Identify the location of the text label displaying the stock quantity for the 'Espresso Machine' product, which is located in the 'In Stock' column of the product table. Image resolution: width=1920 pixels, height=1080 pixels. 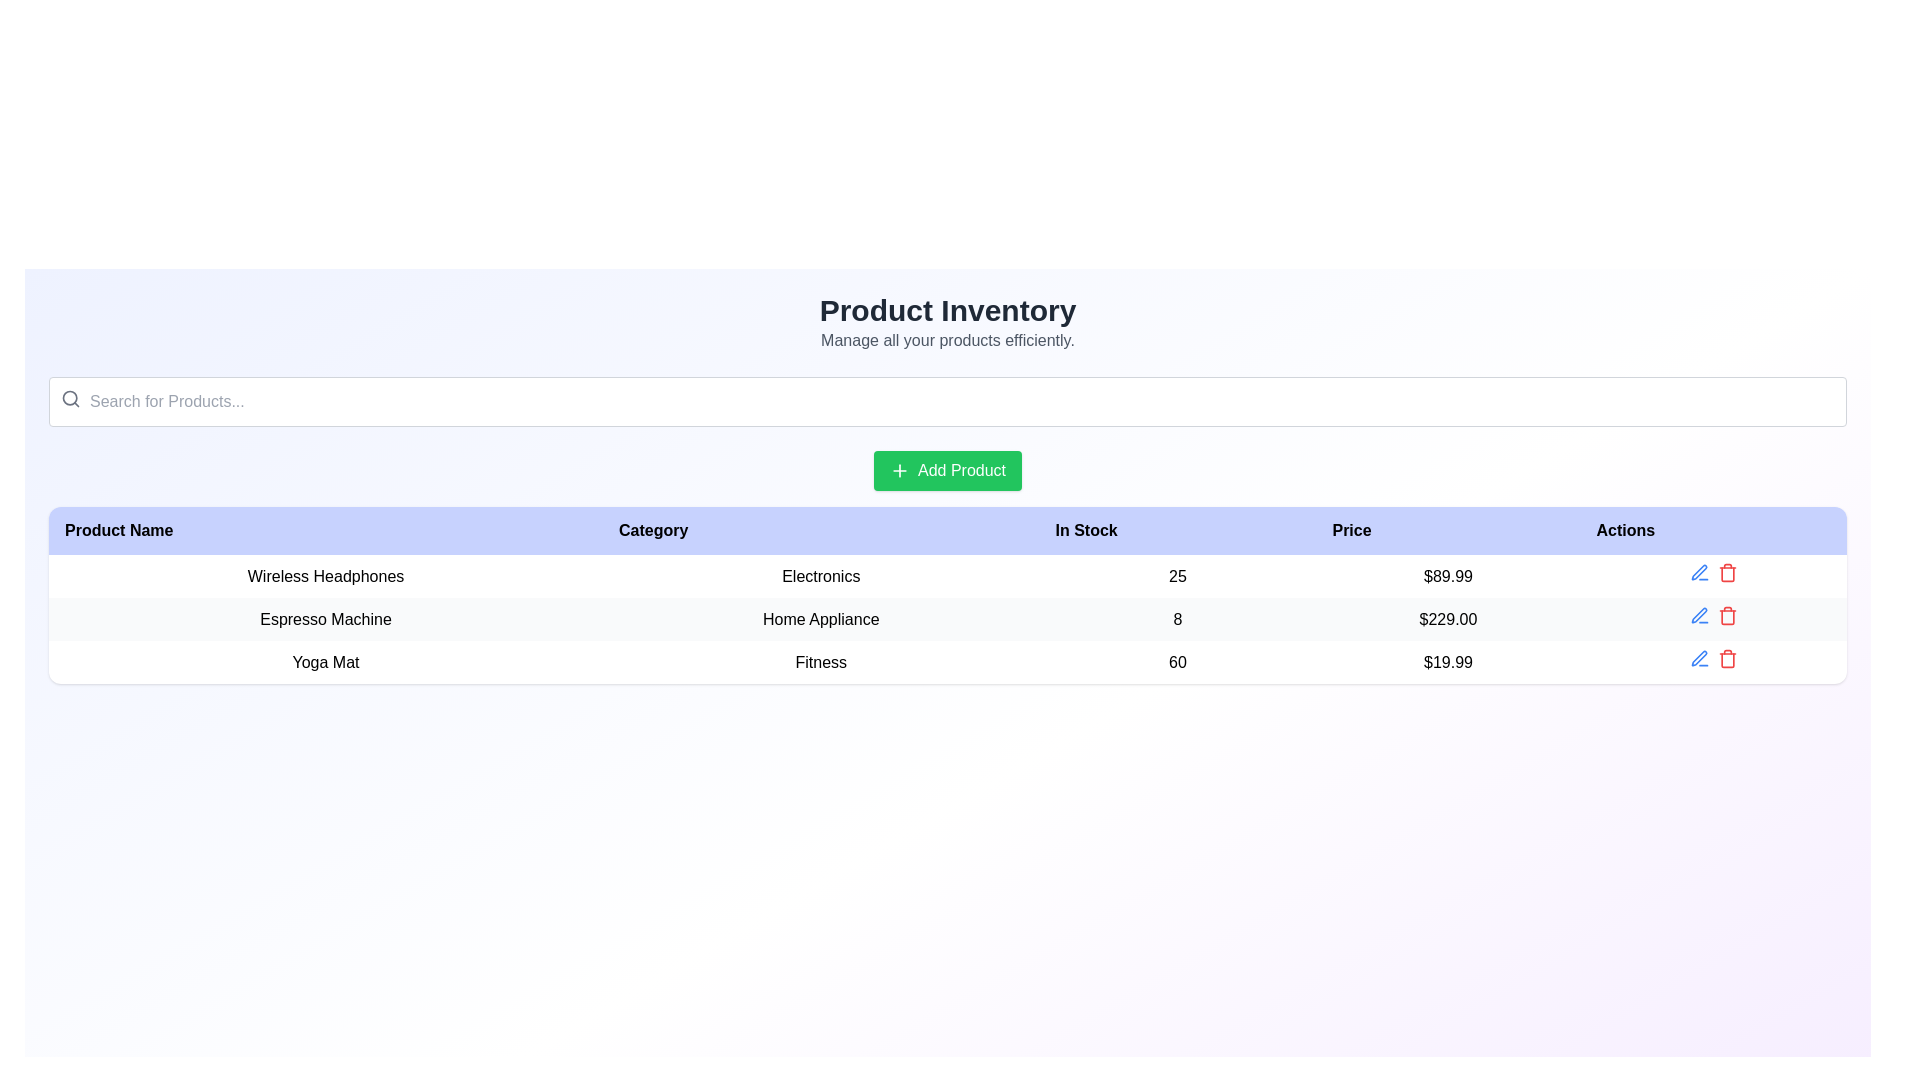
(1177, 618).